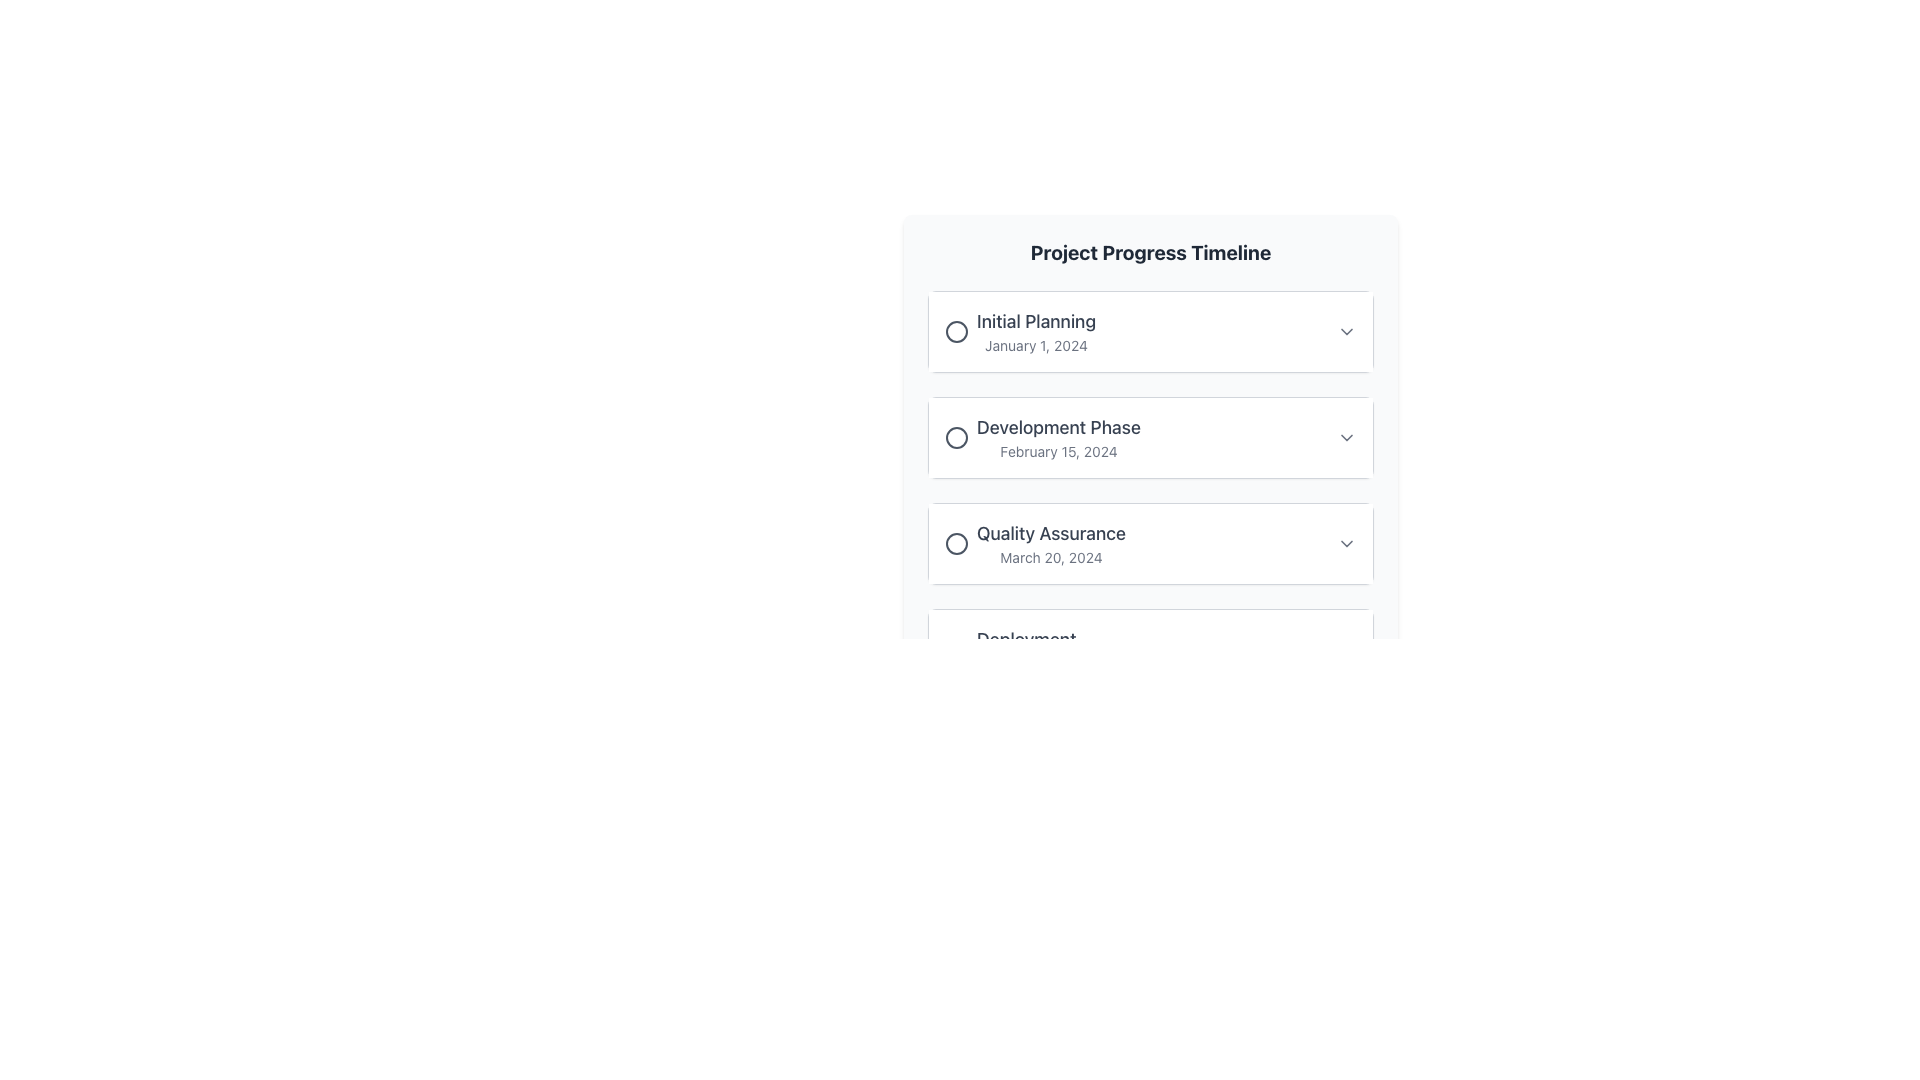 The image size is (1920, 1080). Describe the element at coordinates (1036, 330) in the screenshot. I see `the text block containing 'Initial Planning' and 'January 1, 2024', which is located in the first section of the 'Project Progress Timeline'` at that location.